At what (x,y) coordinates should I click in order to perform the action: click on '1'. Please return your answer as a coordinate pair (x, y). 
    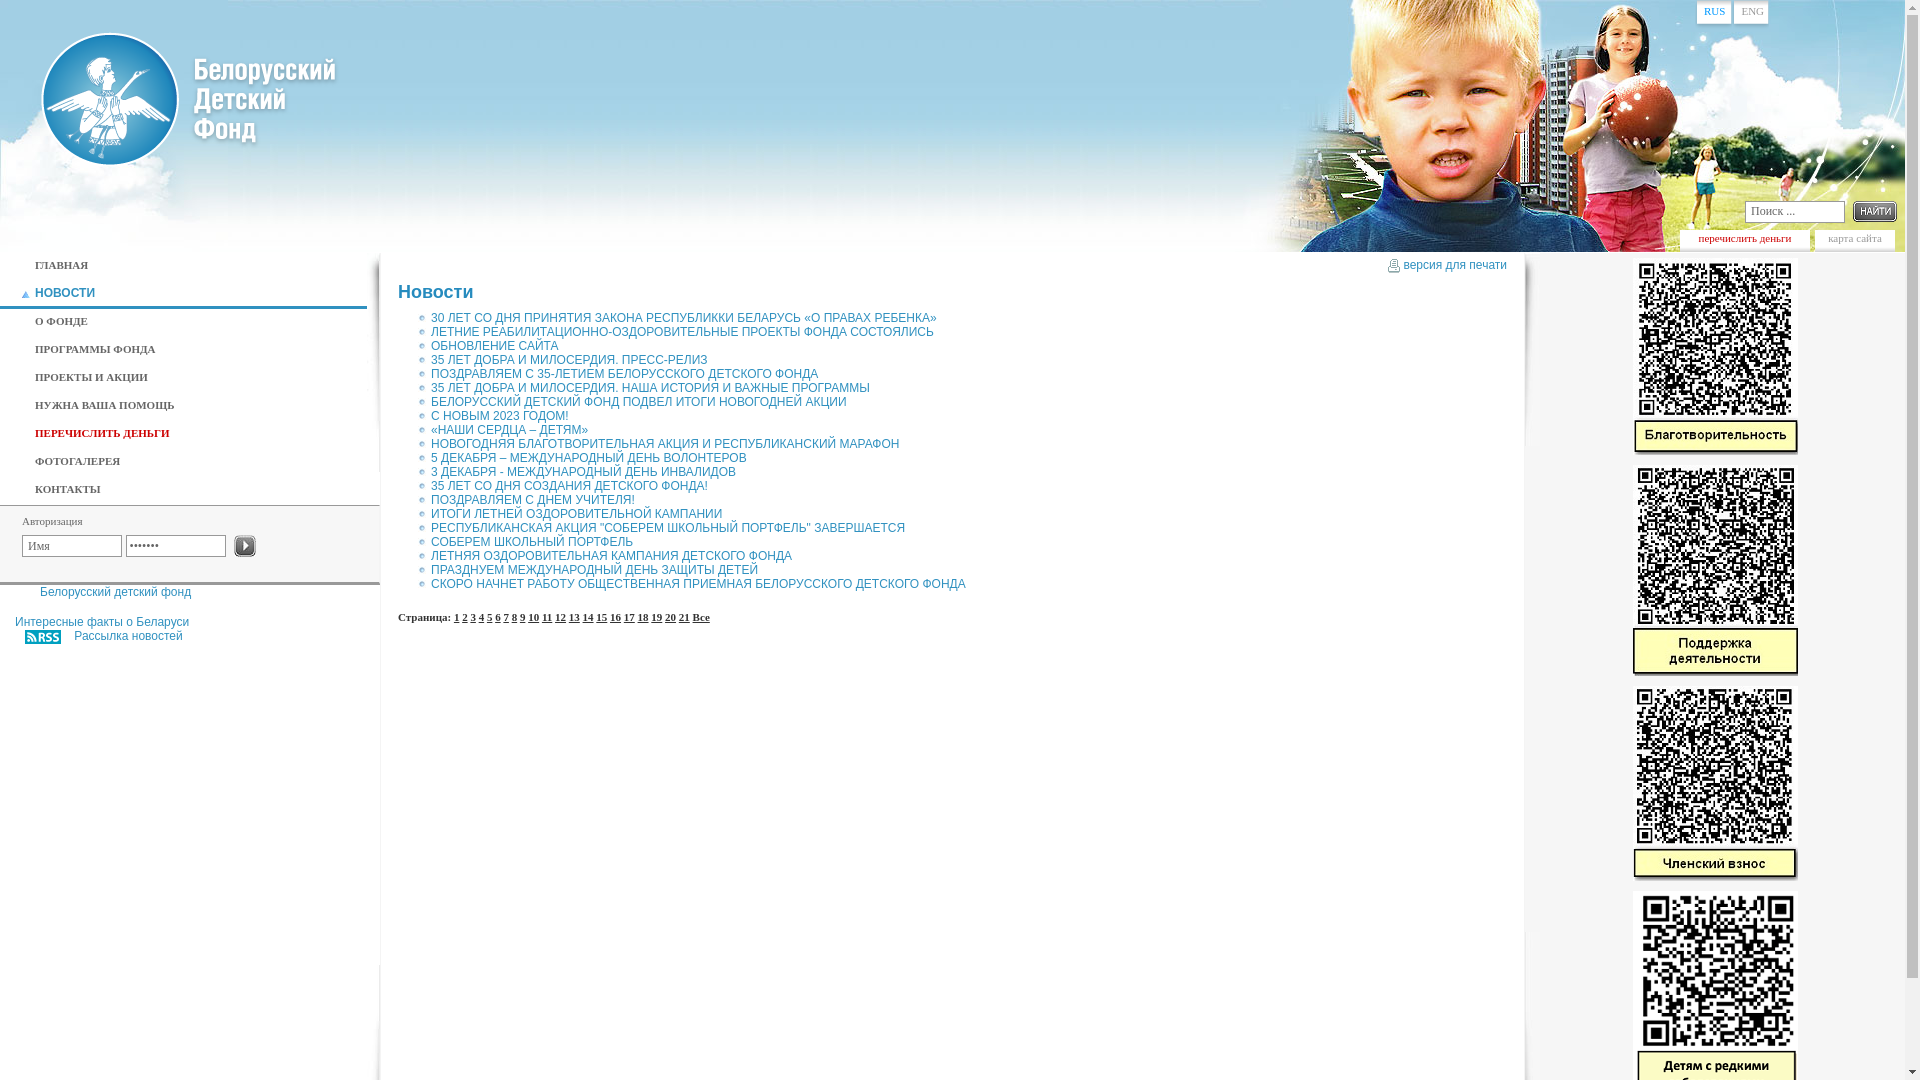
    Looking at the image, I should click on (455, 611).